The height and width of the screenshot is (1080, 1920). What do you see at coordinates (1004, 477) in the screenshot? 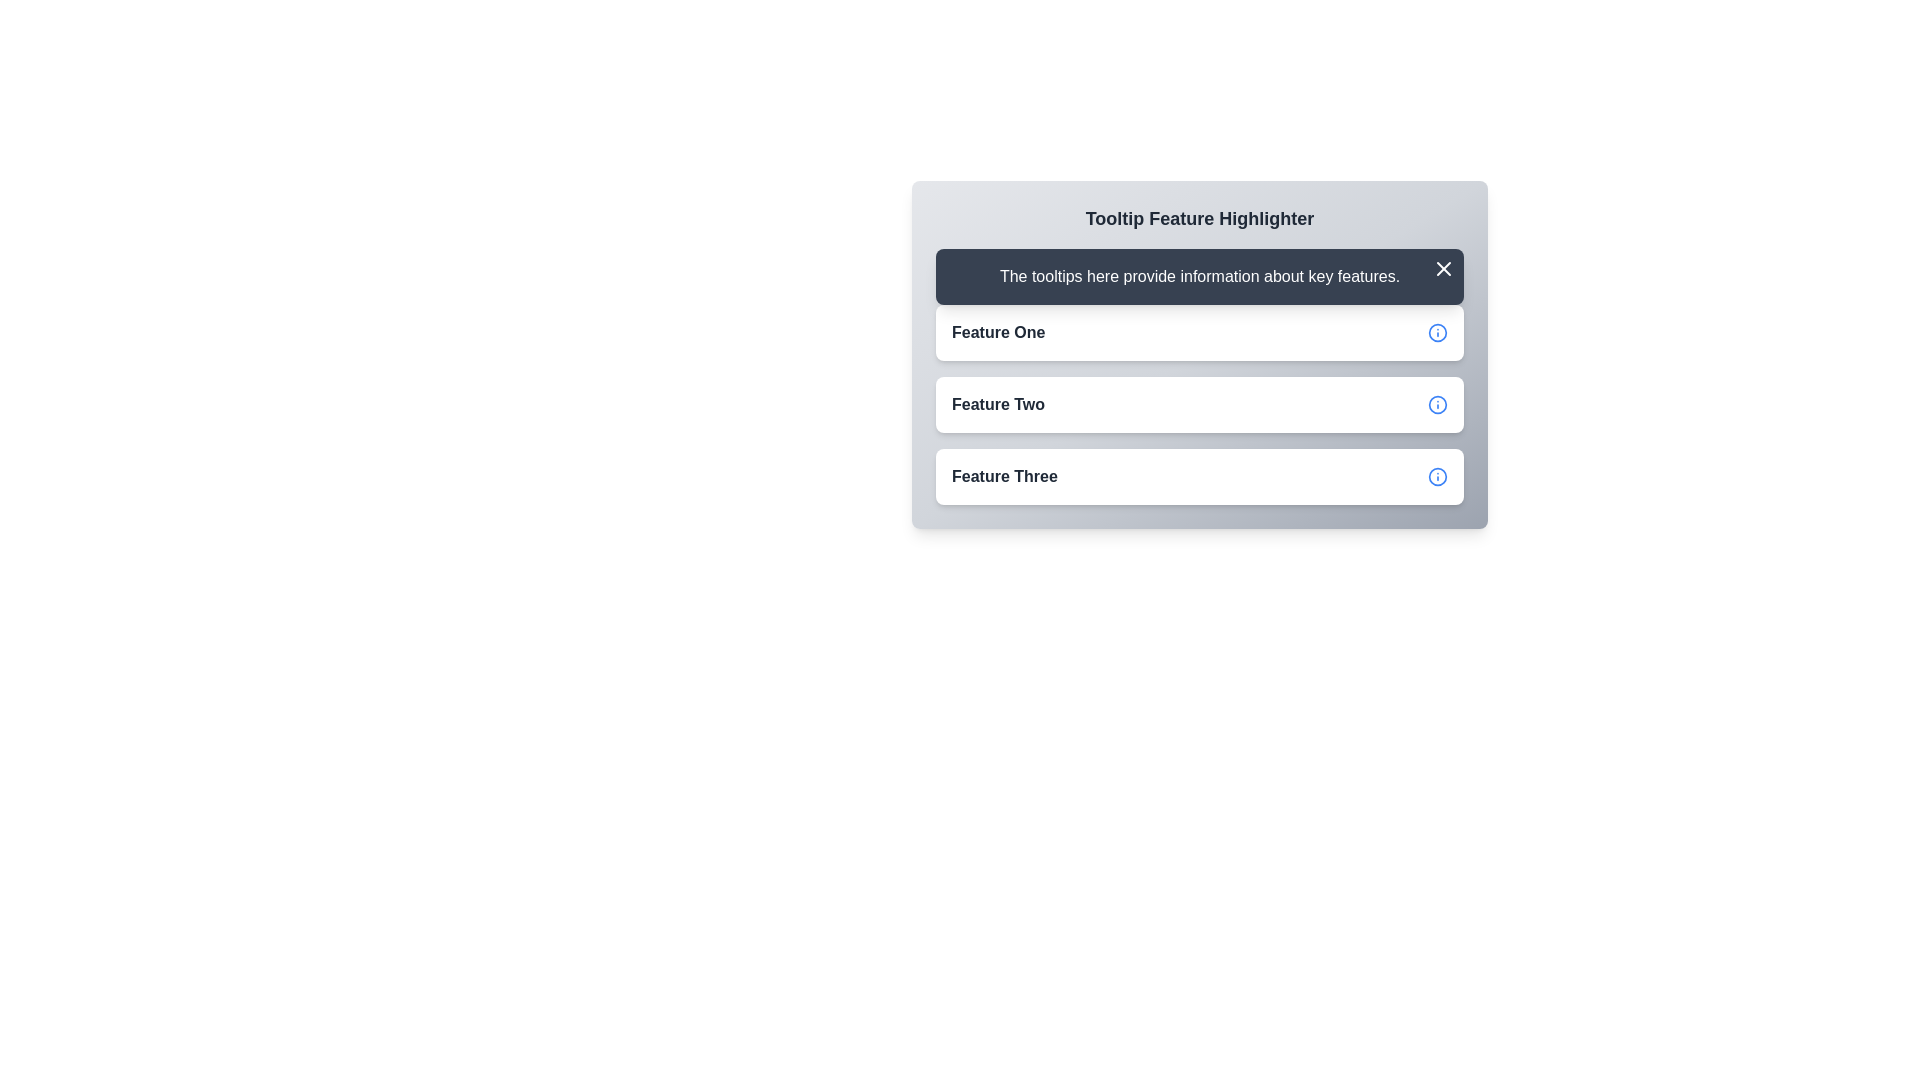
I see `to select the Text label that serves as a title or label for the feature within its card layout, positioned in the lower third of a vertical list of similar cards` at bounding box center [1004, 477].